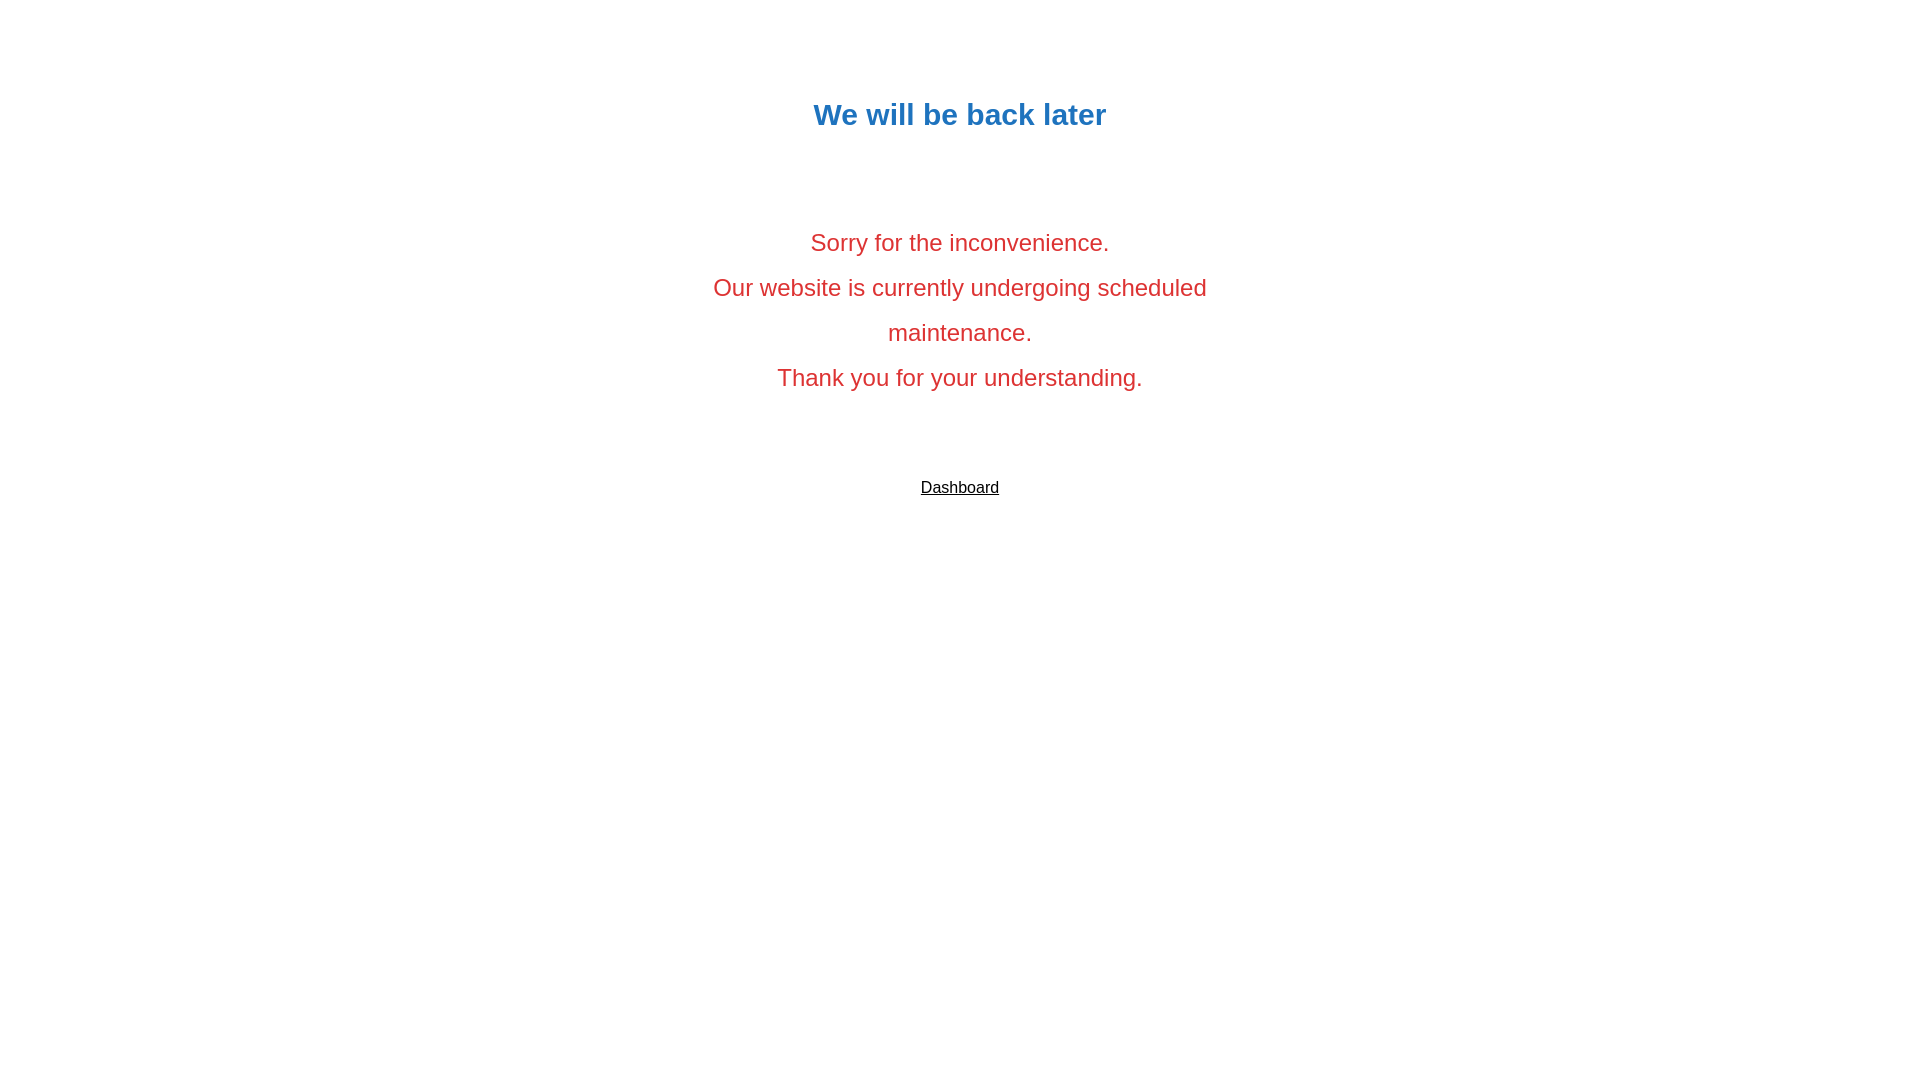 The height and width of the screenshot is (1080, 1920). What do you see at coordinates (960, 487) in the screenshot?
I see `'Dashboard'` at bounding box center [960, 487].